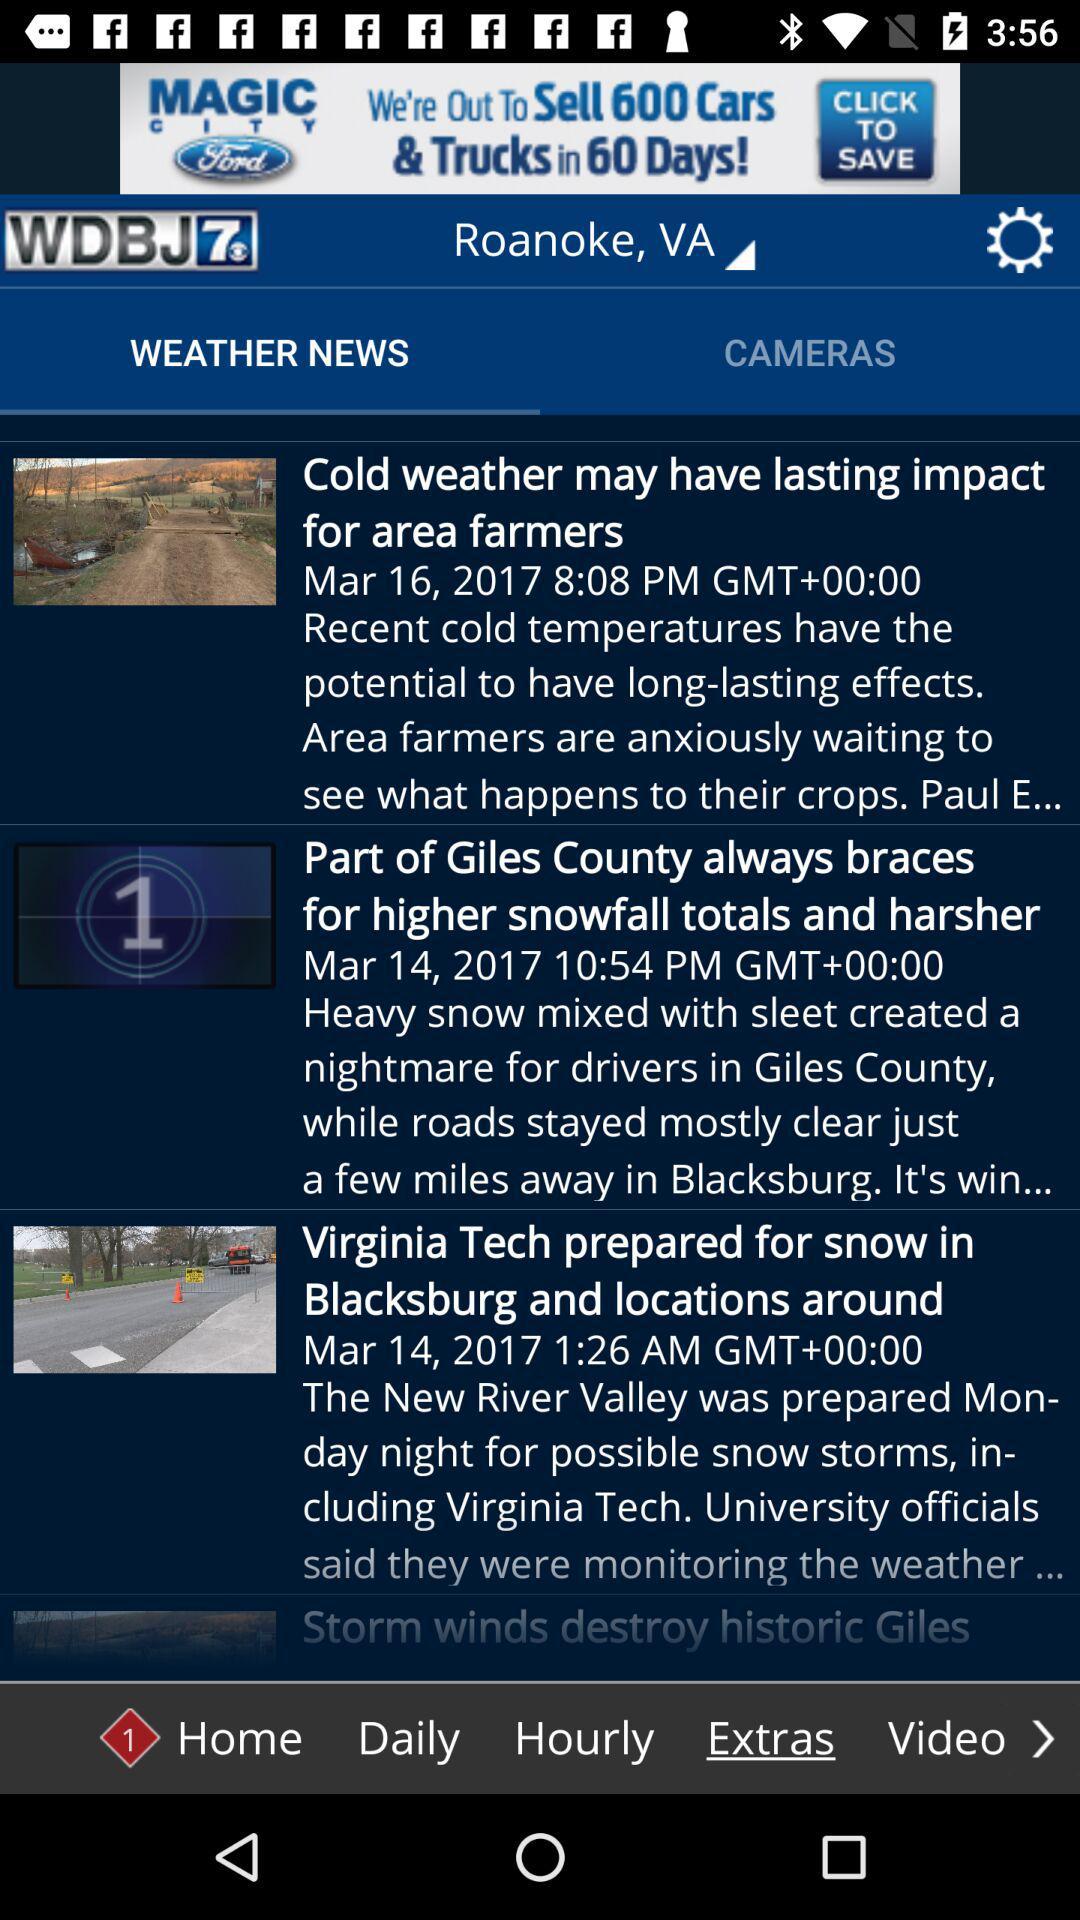 The height and width of the screenshot is (1920, 1080). Describe the element at coordinates (540, 127) in the screenshot. I see `new advertisement open box` at that location.